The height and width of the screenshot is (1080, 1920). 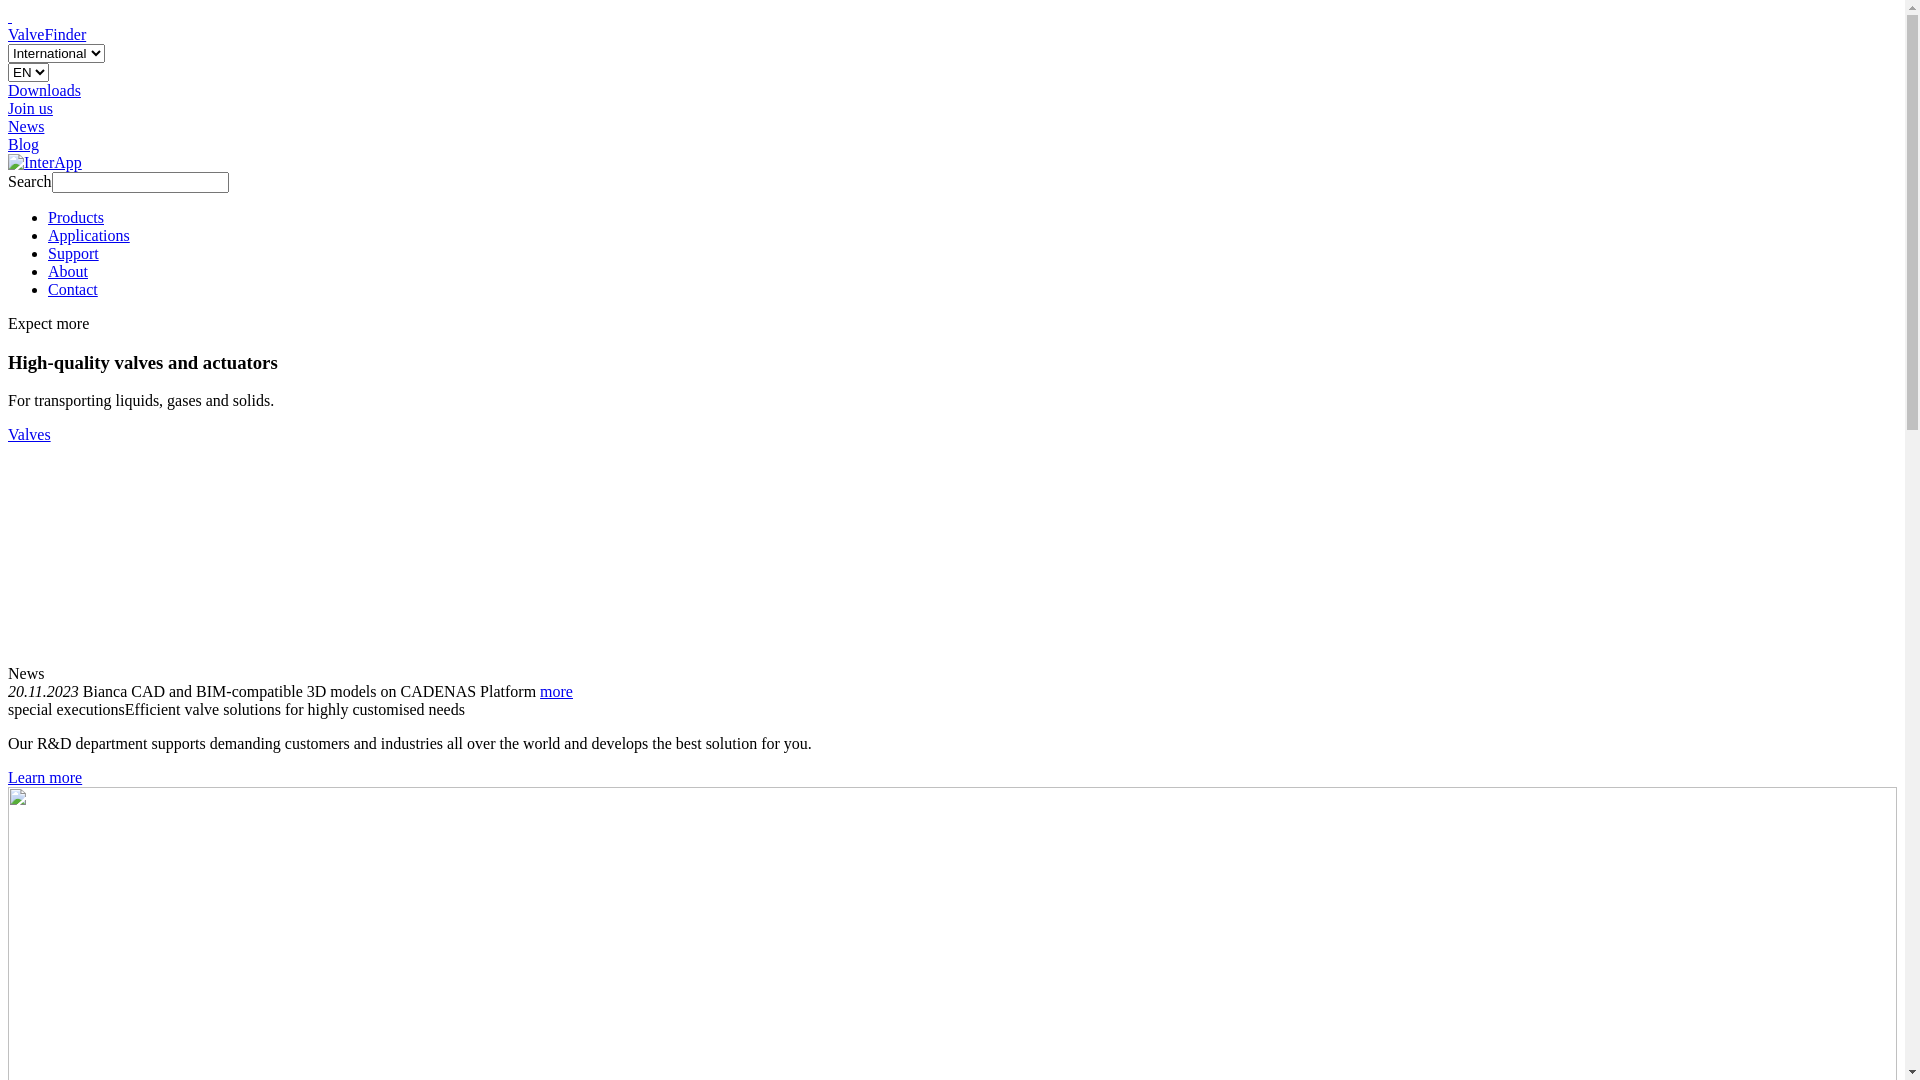 I want to click on 'ValveFinder', so click(x=8, y=34).